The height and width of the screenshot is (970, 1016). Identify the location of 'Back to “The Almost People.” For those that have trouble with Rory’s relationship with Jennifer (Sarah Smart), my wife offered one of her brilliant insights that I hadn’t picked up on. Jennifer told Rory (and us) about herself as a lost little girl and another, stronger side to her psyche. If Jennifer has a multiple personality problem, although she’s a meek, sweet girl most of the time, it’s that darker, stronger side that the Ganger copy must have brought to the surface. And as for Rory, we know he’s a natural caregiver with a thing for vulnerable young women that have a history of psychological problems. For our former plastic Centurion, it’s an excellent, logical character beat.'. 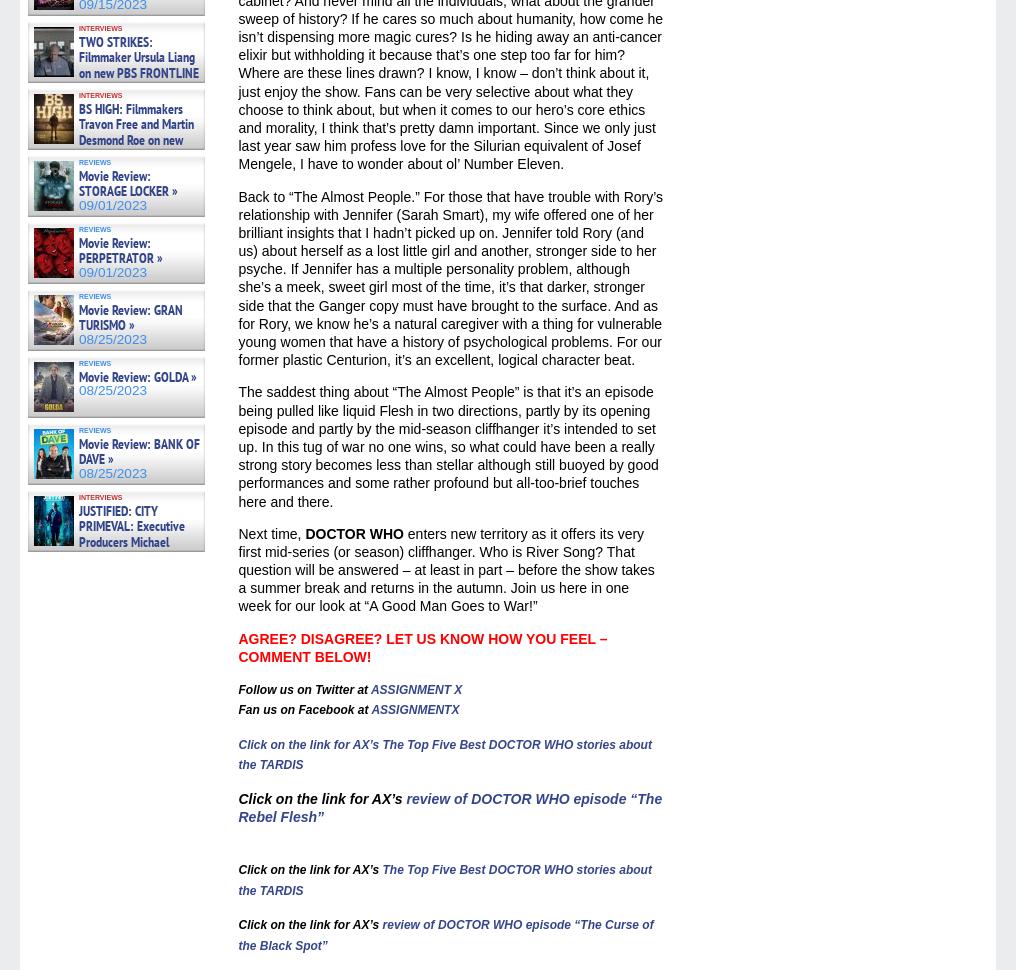
(238, 277).